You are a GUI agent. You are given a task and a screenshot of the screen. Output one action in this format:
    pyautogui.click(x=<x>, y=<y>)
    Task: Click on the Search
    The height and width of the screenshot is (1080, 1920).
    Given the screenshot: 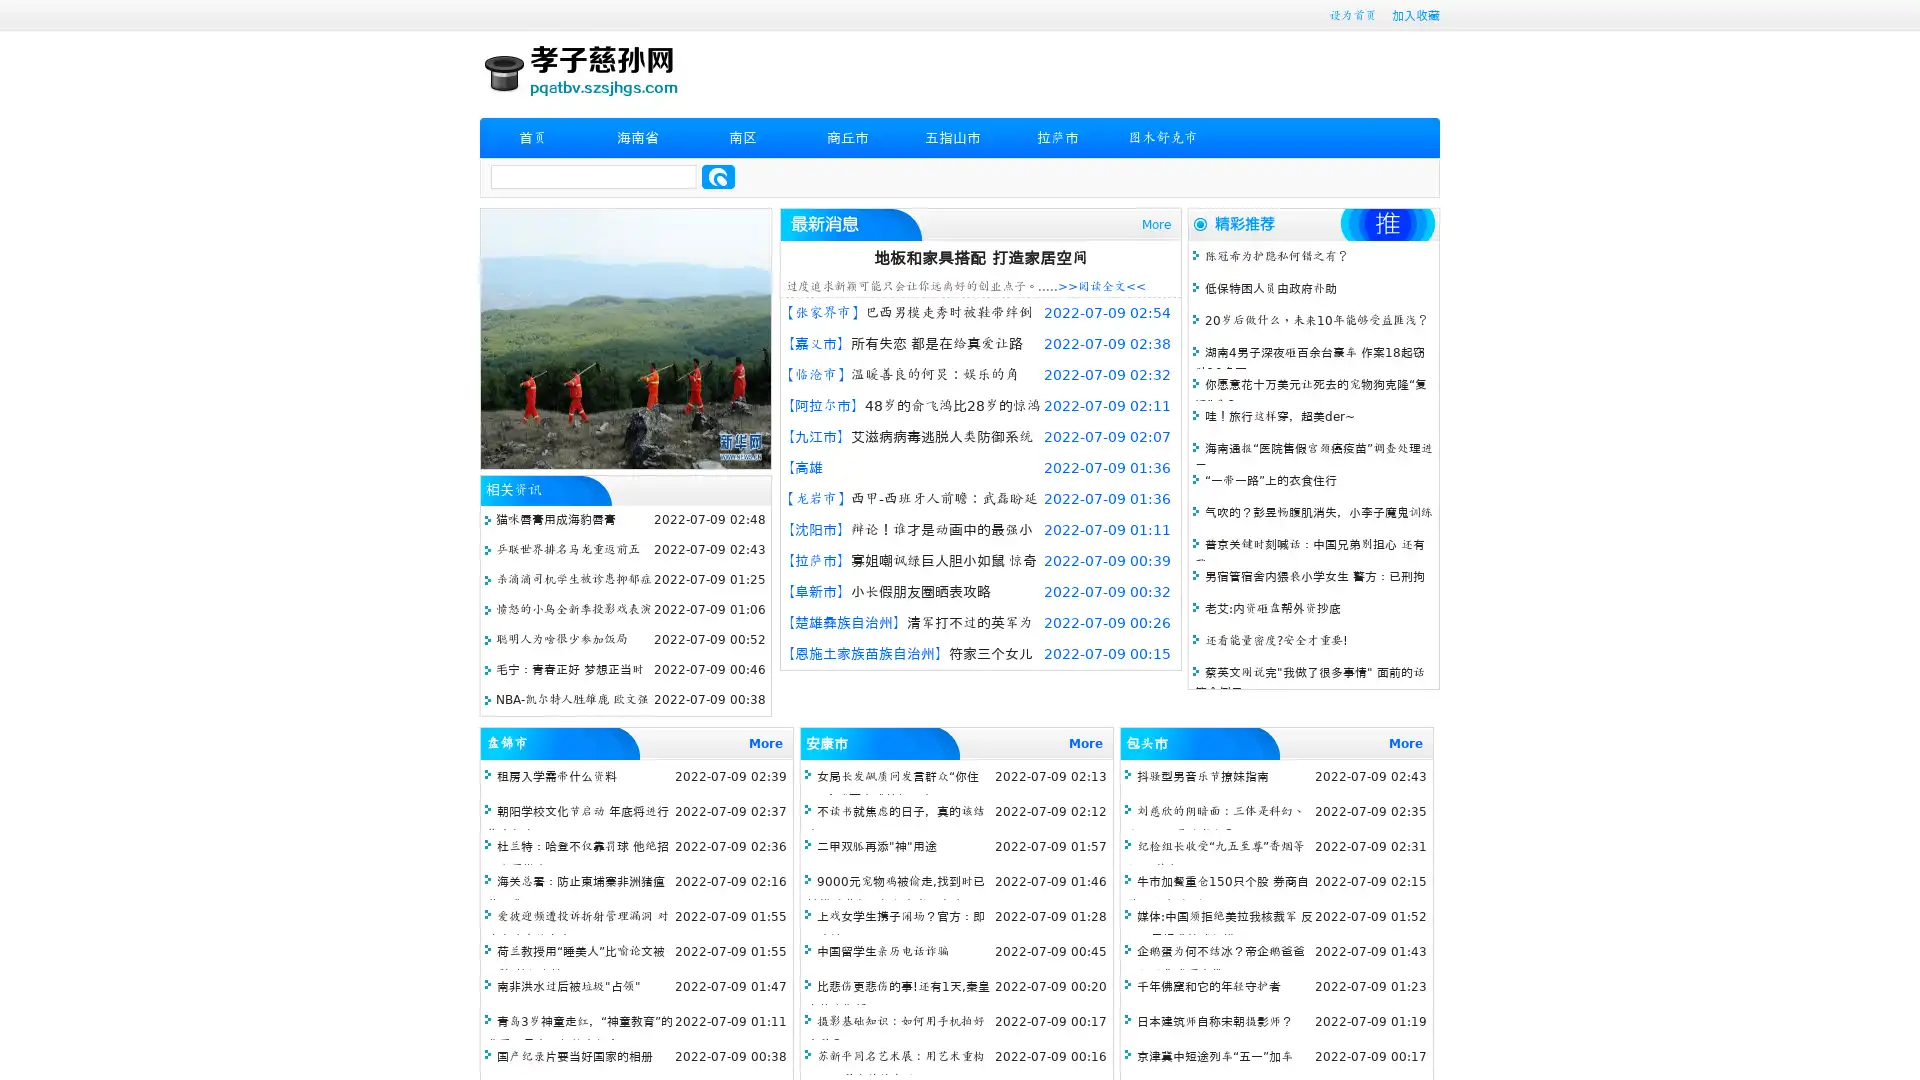 What is the action you would take?
    pyautogui.click(x=718, y=176)
    